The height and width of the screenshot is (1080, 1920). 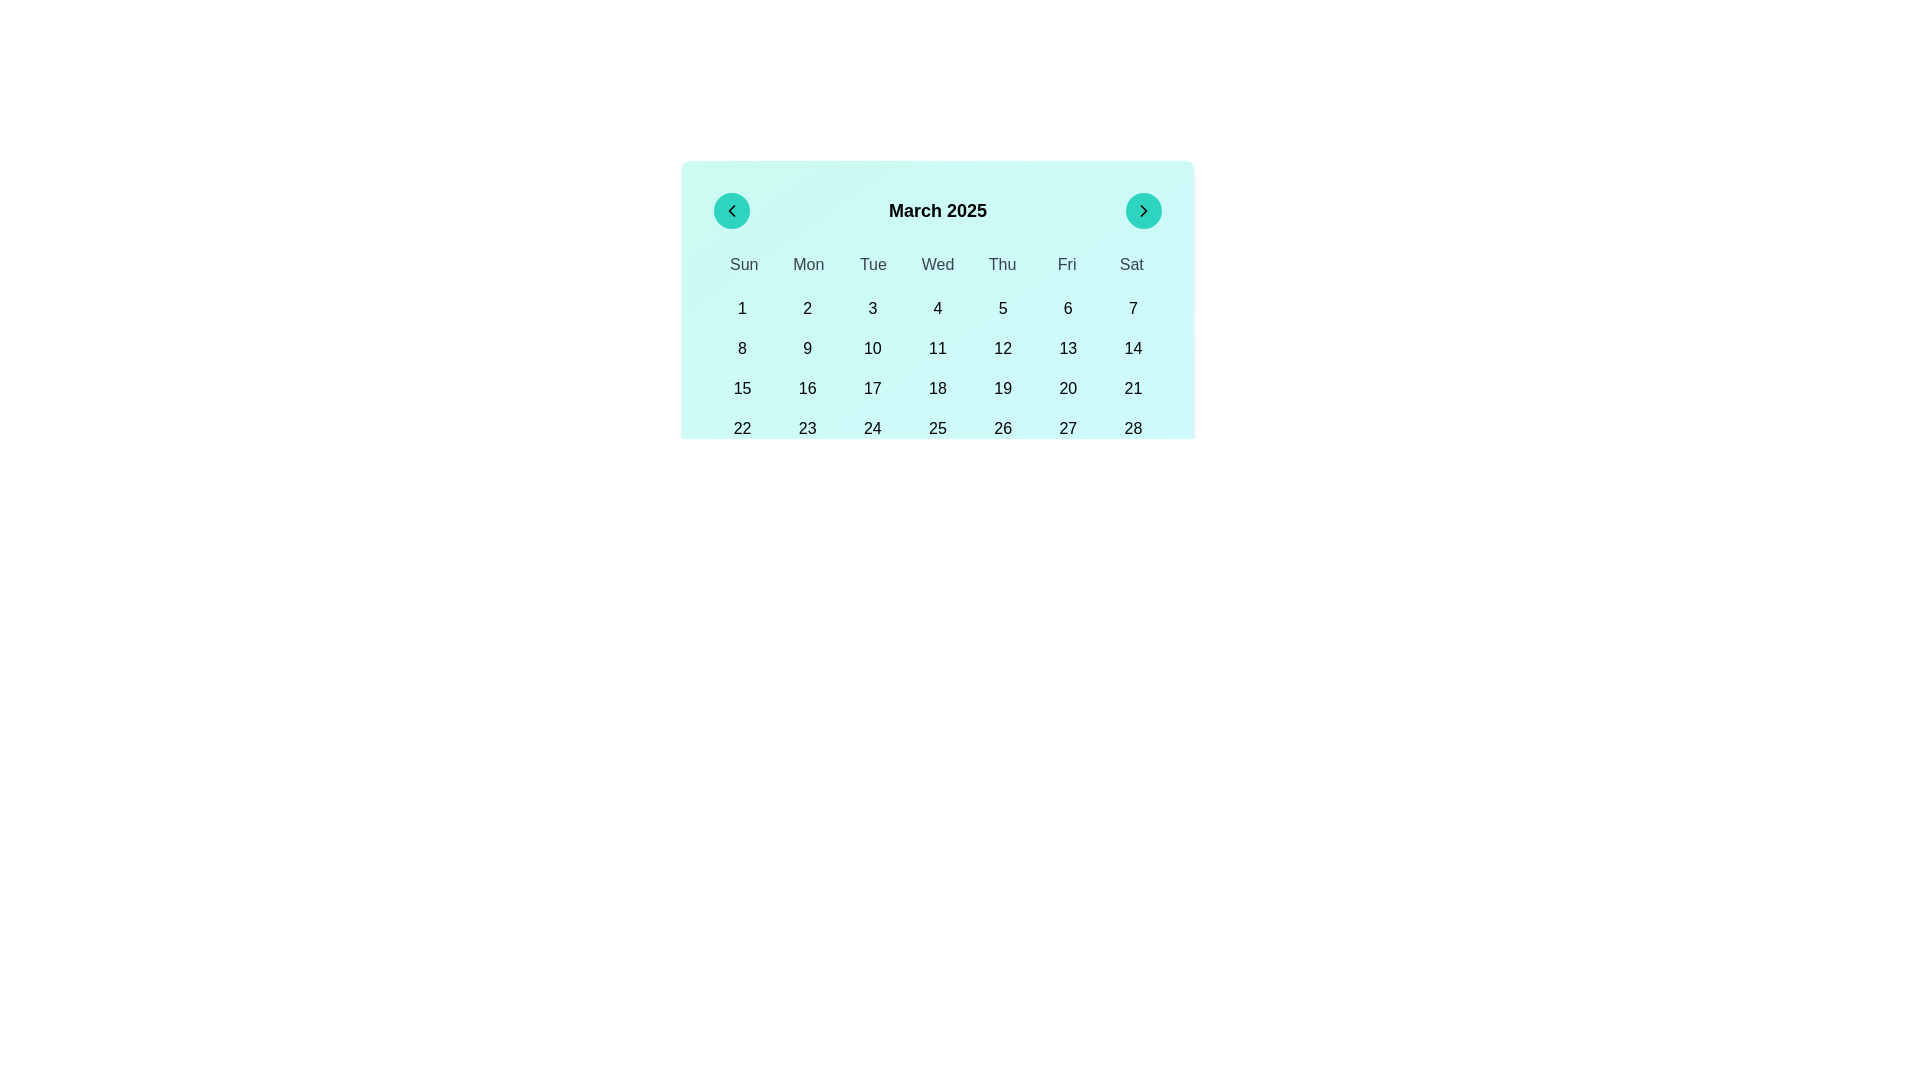 What do you see at coordinates (1067, 389) in the screenshot?
I see `the interactive calendar date cell displaying the number '20', which is` at bounding box center [1067, 389].